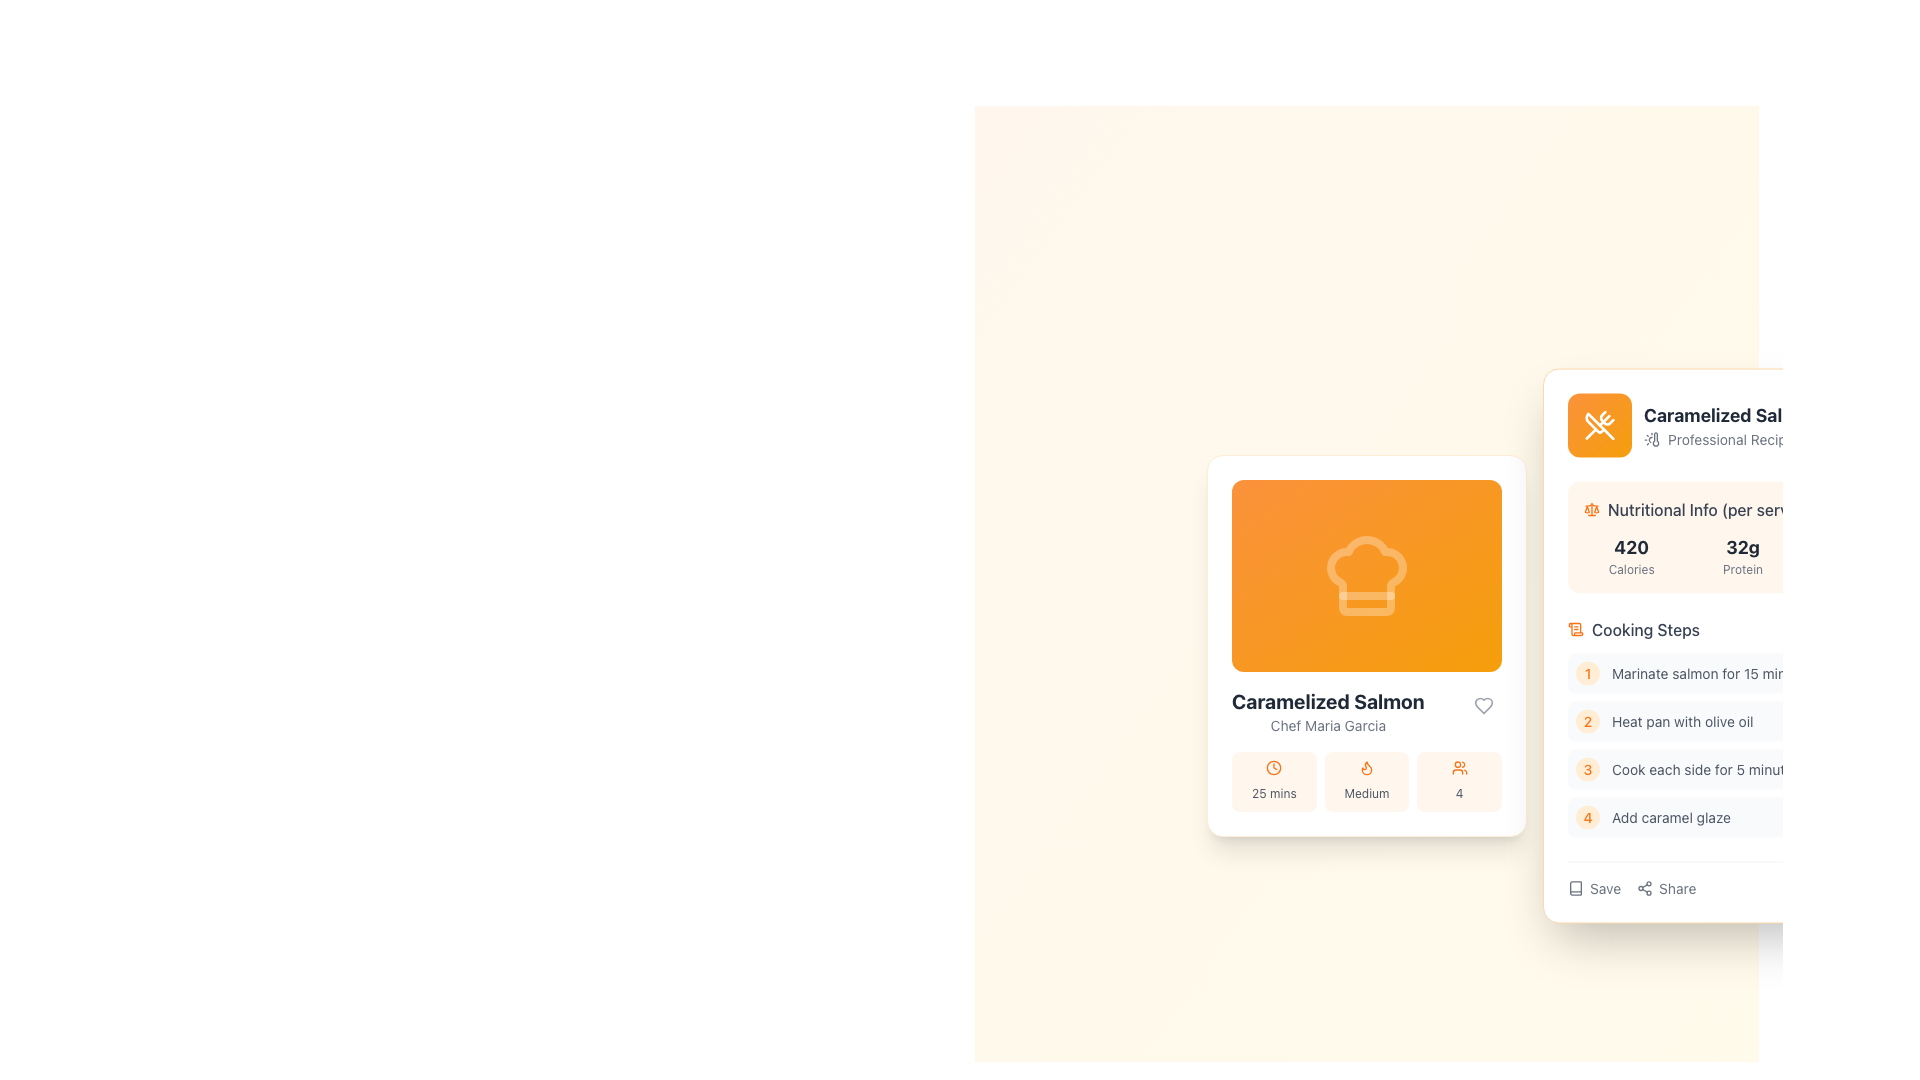 This screenshot has height=1080, width=1920. I want to click on the text of the second step in the cooking guide, which is styled as a horizontal card with rounded edges and contains a numbered orange circle, so click(1741, 726).